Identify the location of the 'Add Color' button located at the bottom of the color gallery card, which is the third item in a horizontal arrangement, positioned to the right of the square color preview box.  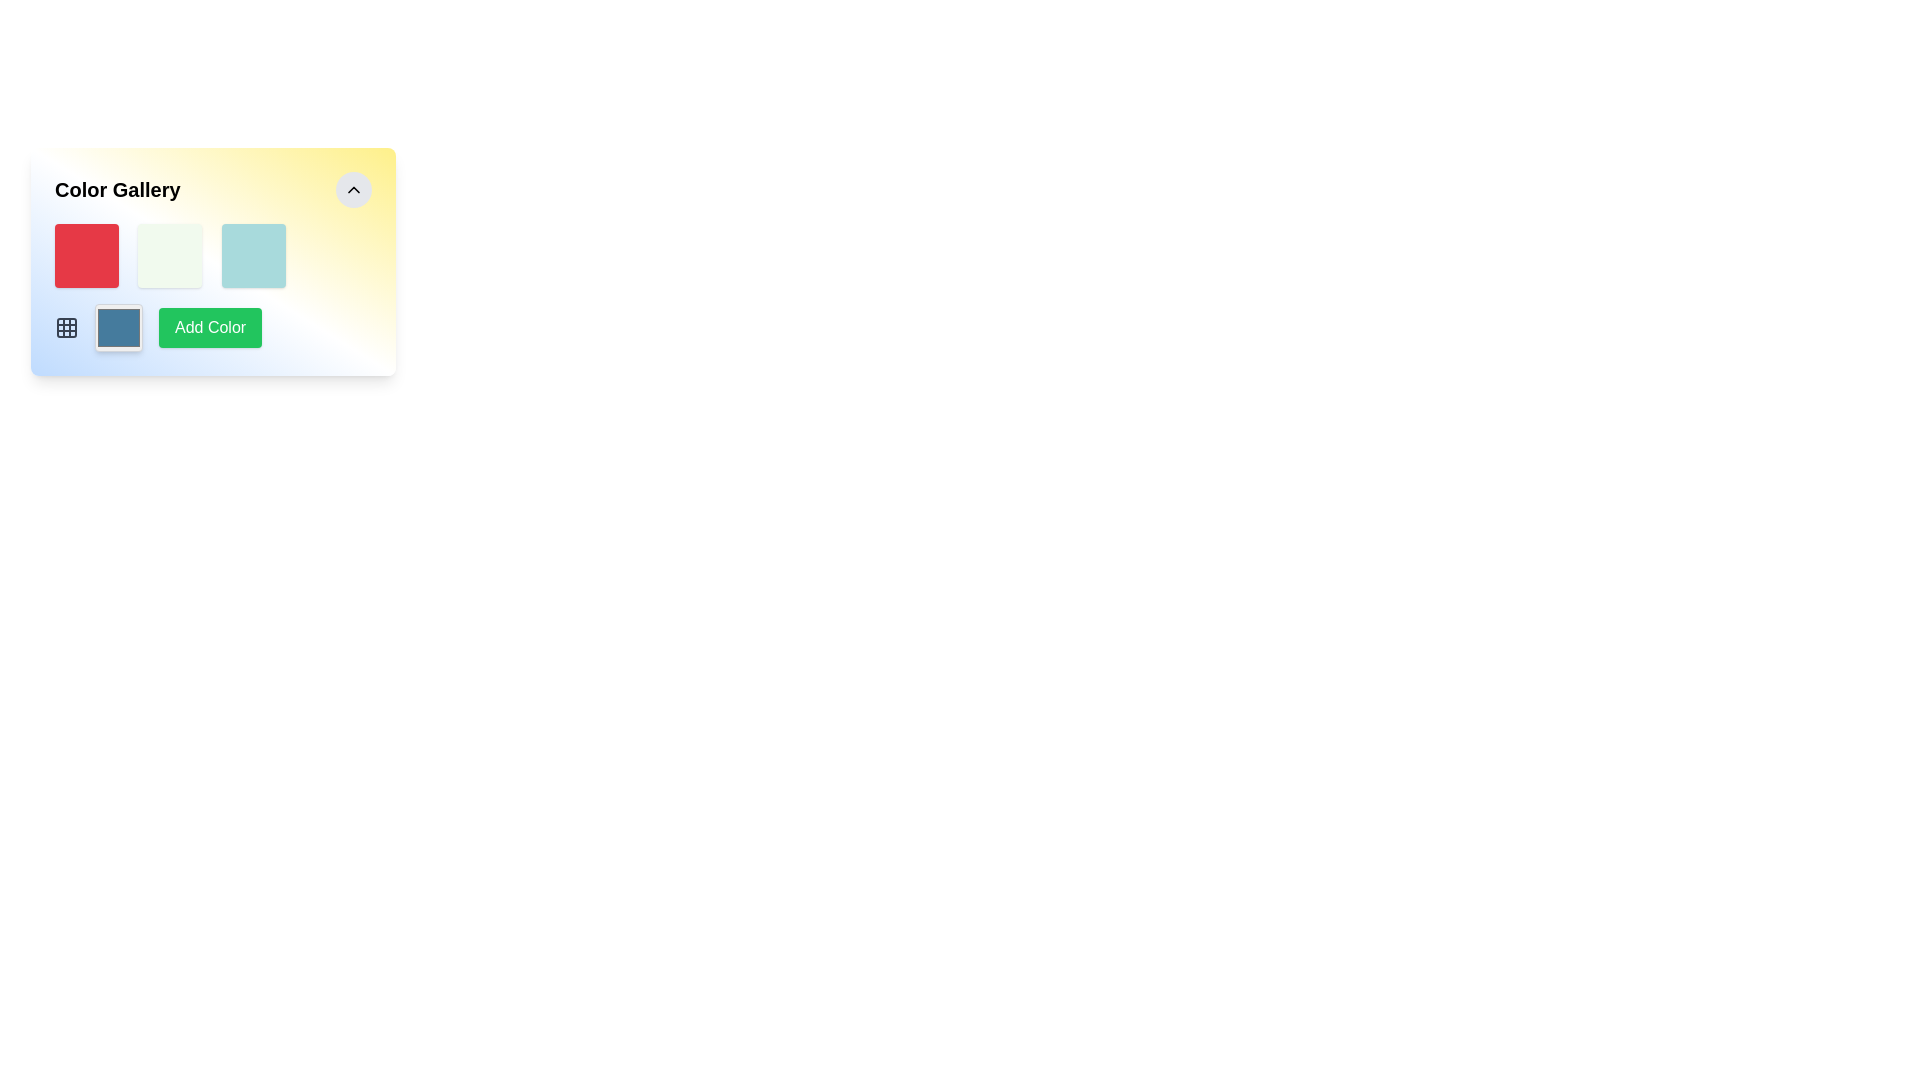
(213, 326).